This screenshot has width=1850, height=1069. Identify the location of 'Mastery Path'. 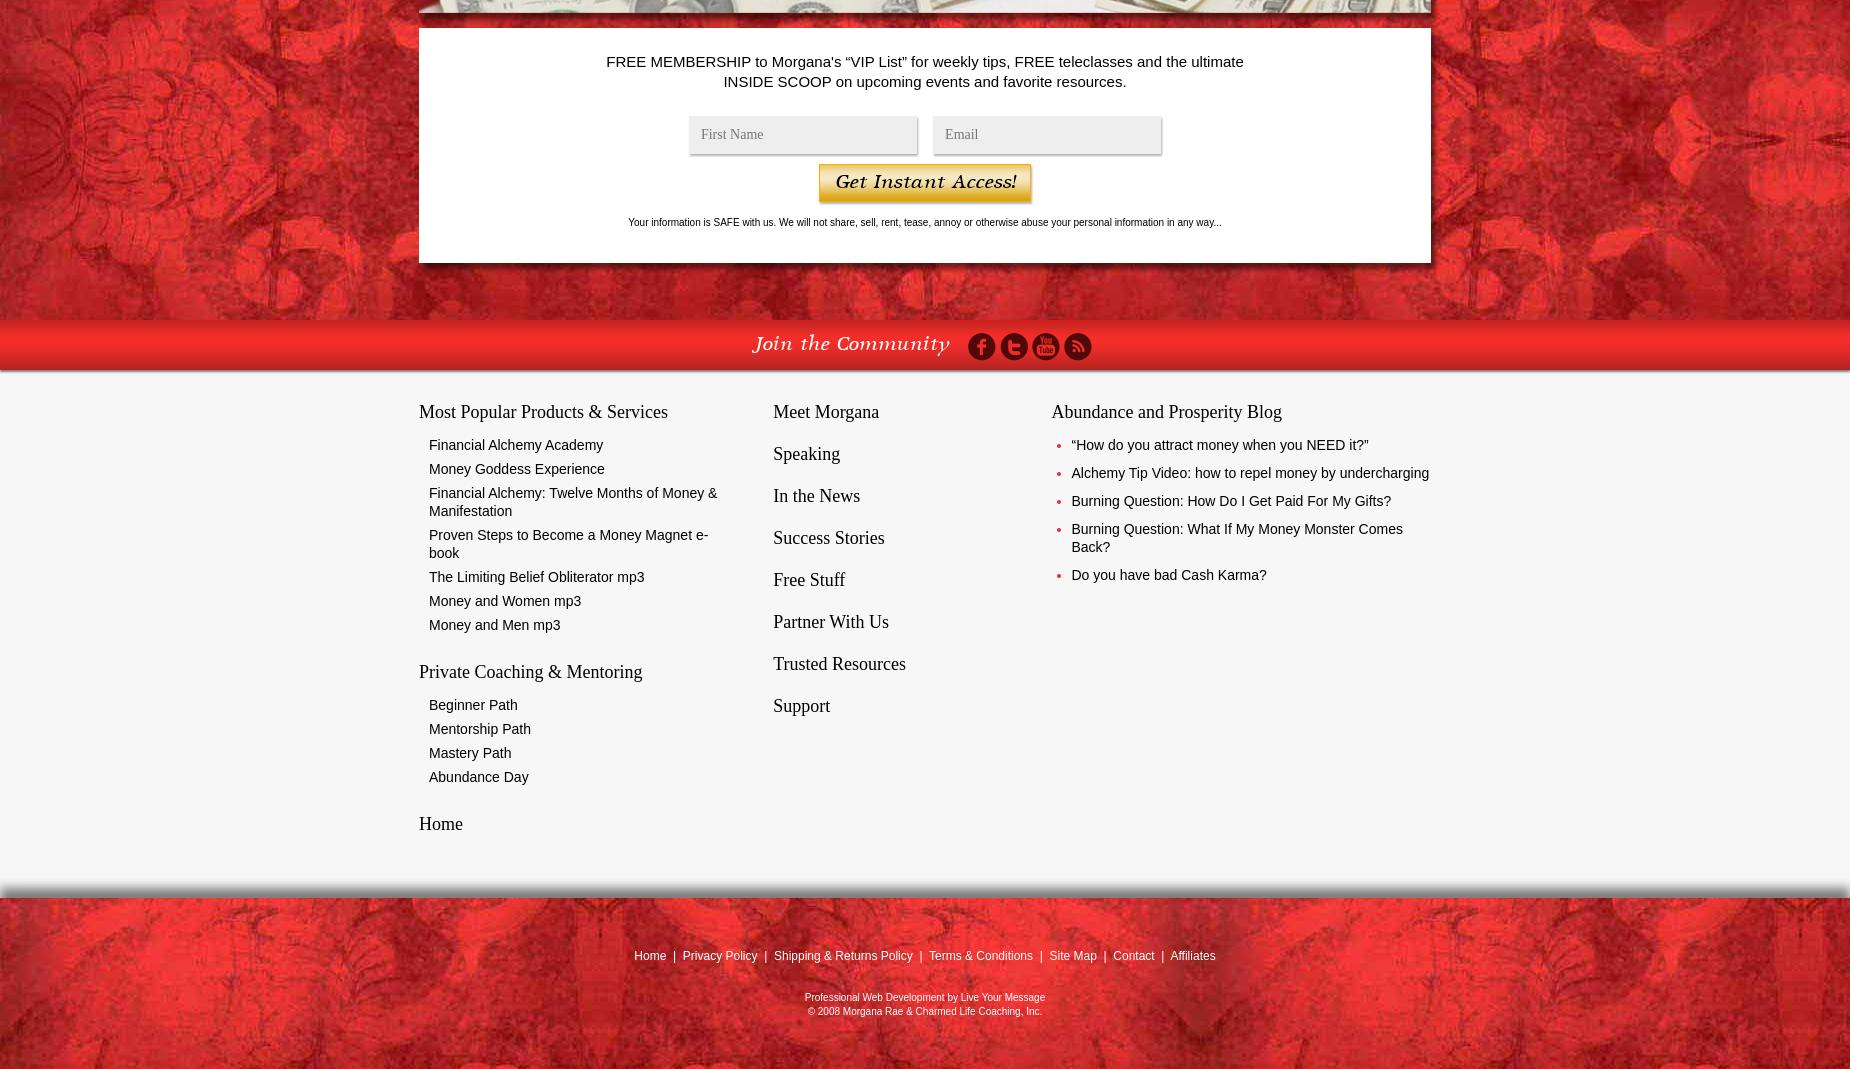
(470, 753).